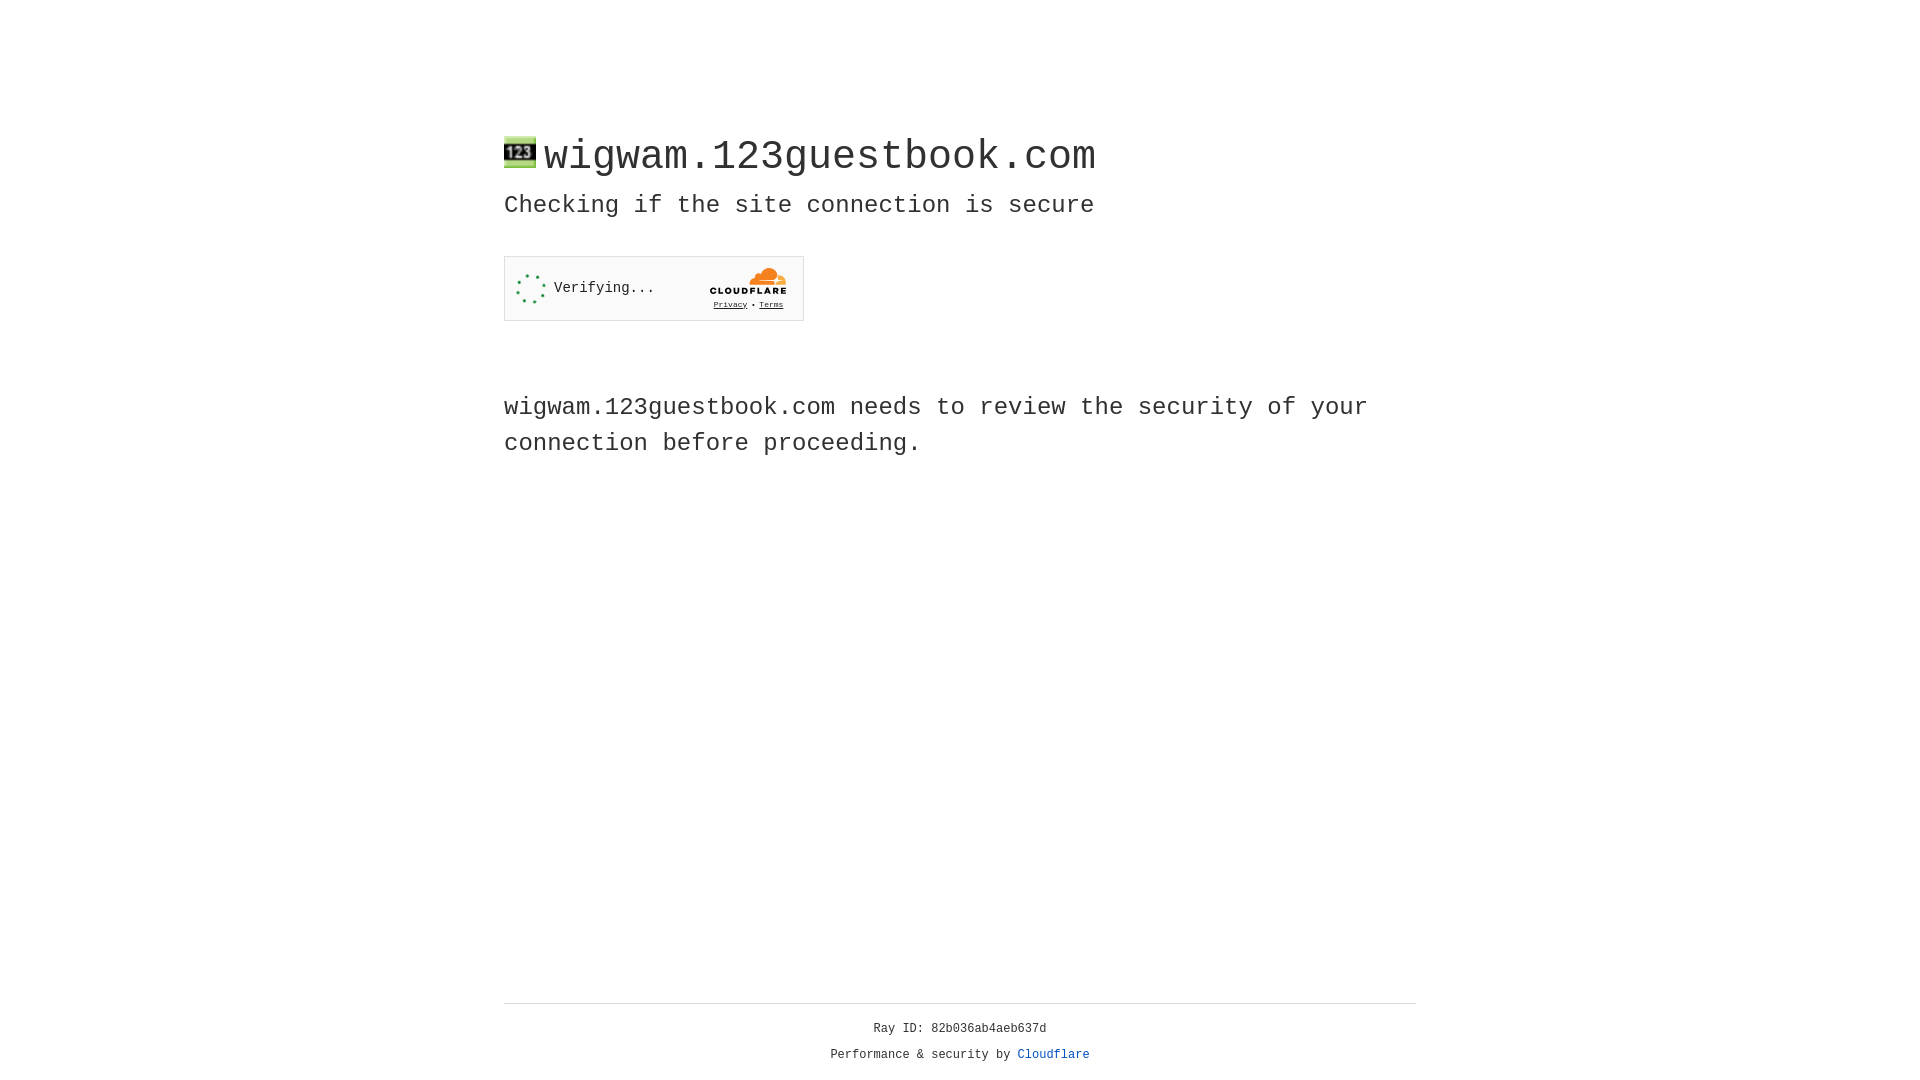 This screenshot has width=1920, height=1080. Describe the element at coordinates (1017, 1054) in the screenshot. I see `'Cloudflare'` at that location.